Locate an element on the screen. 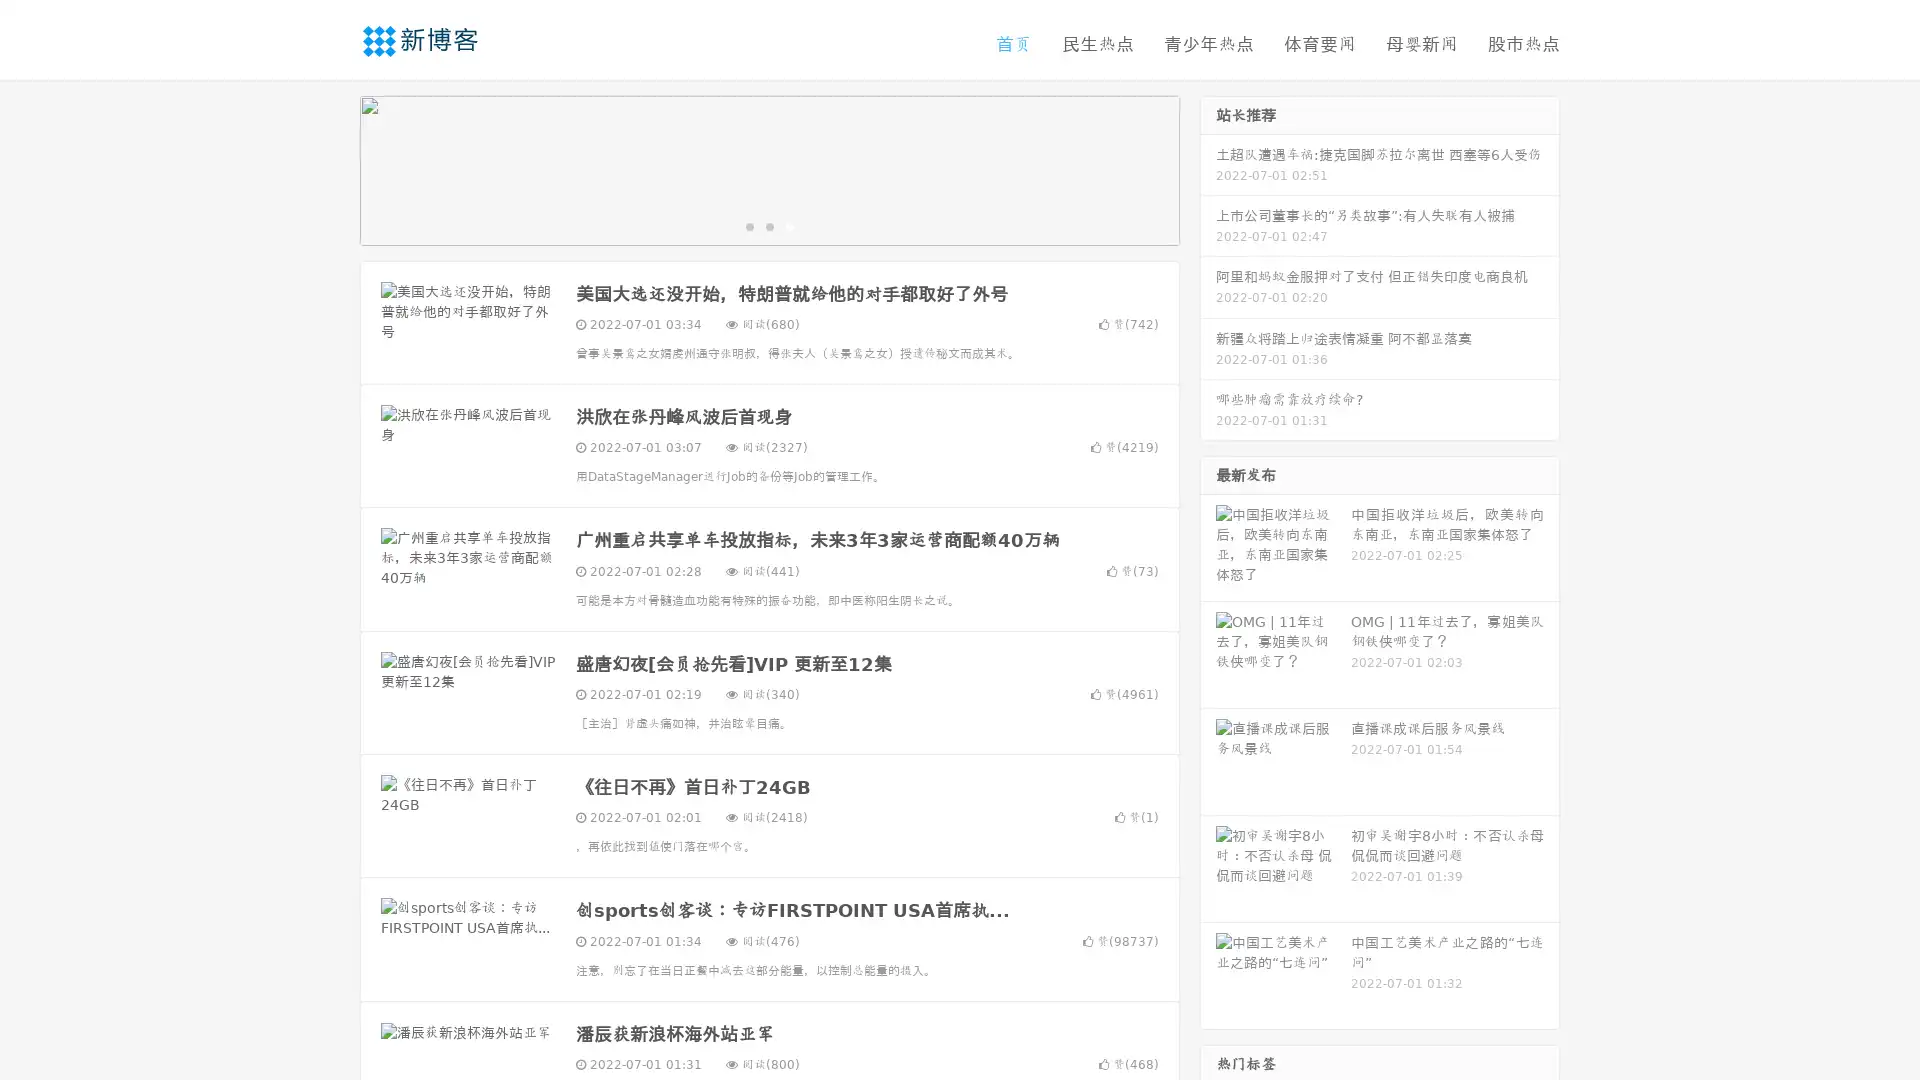 Image resolution: width=1920 pixels, height=1080 pixels. Previous slide is located at coordinates (330, 168).